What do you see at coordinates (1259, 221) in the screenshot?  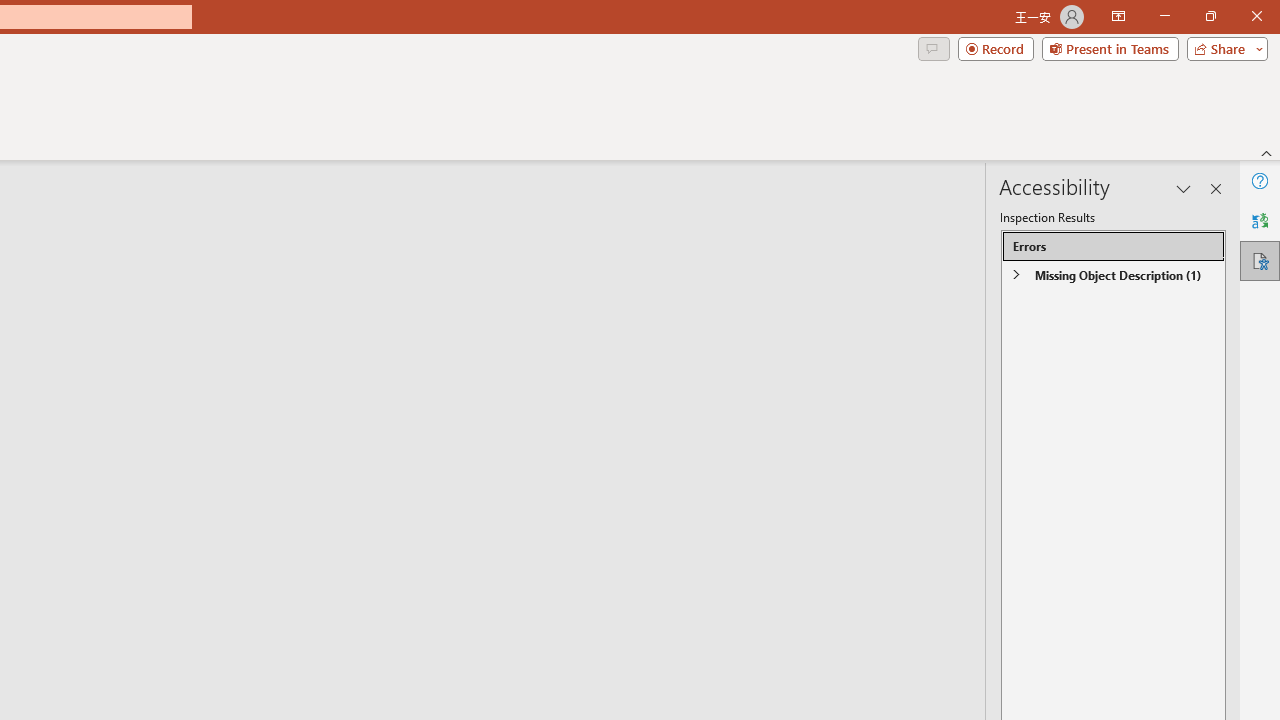 I see `'Translator'` at bounding box center [1259, 221].